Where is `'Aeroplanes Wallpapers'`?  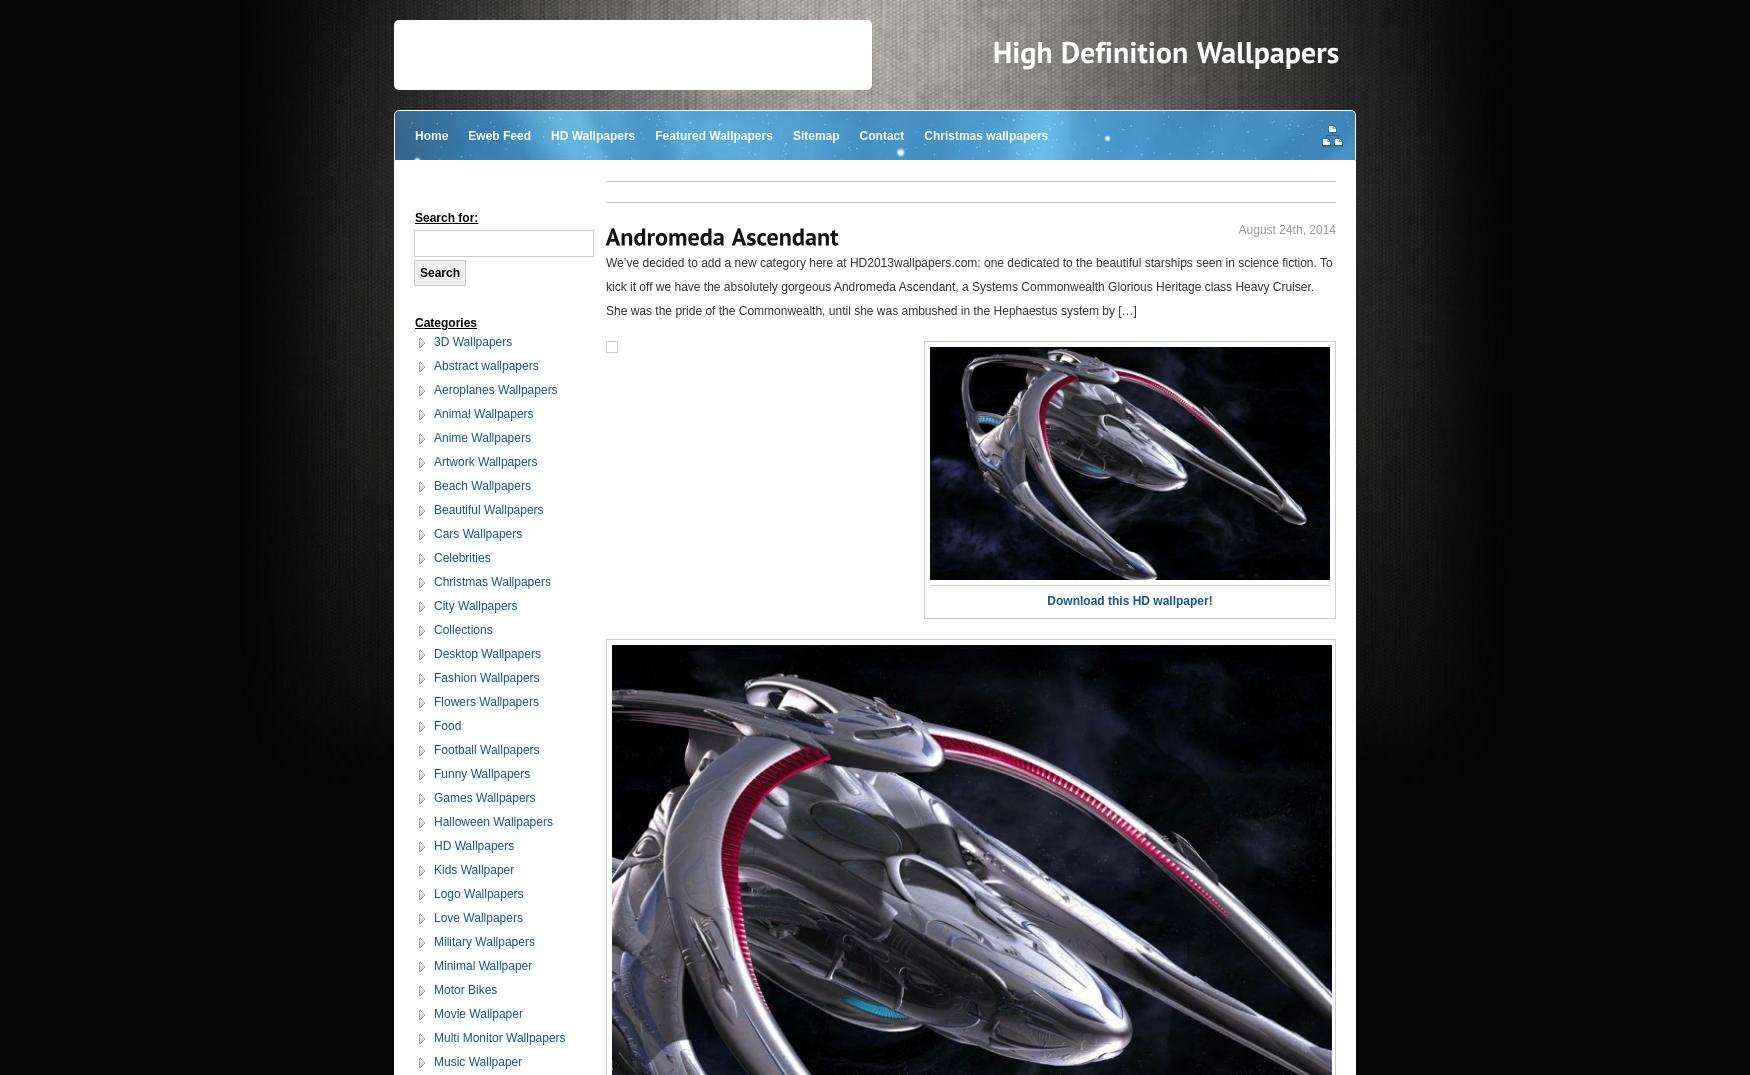
'Aeroplanes Wallpapers' is located at coordinates (495, 390).